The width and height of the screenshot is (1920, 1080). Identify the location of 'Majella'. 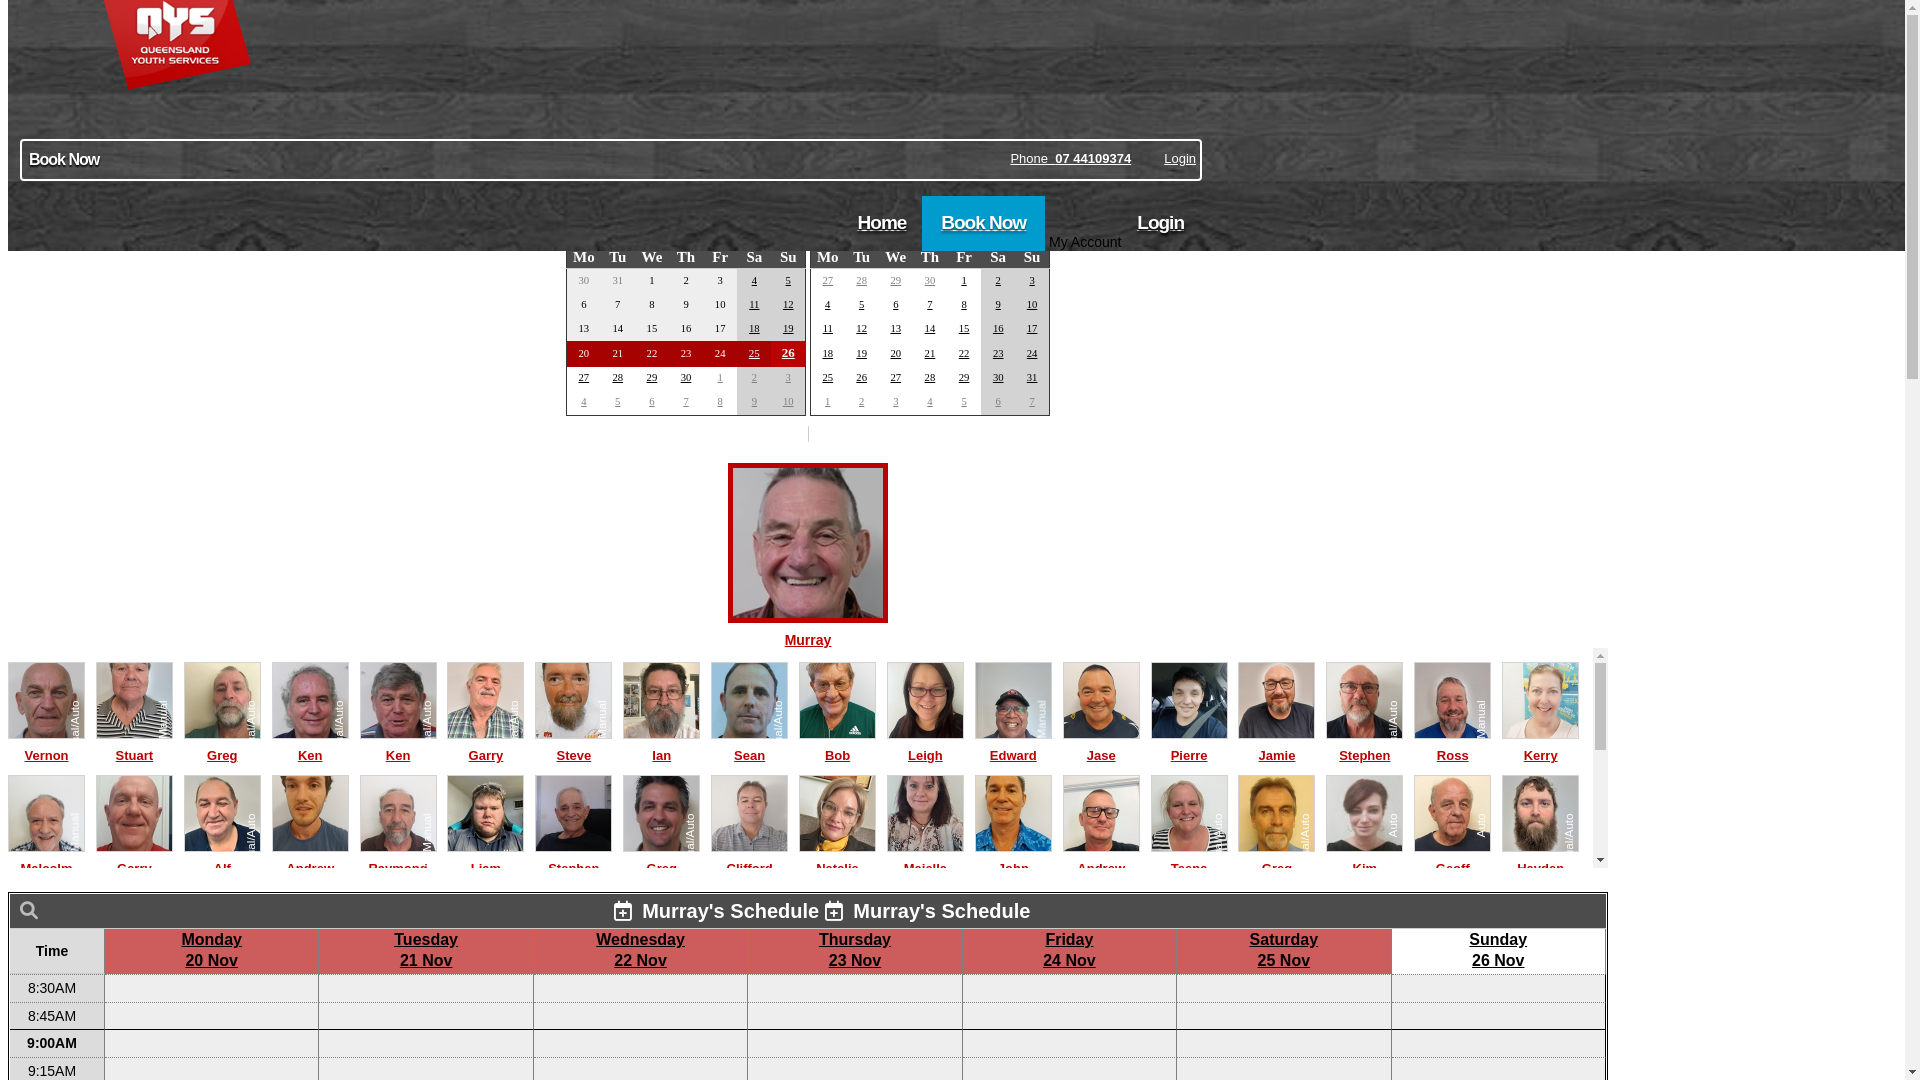
(924, 857).